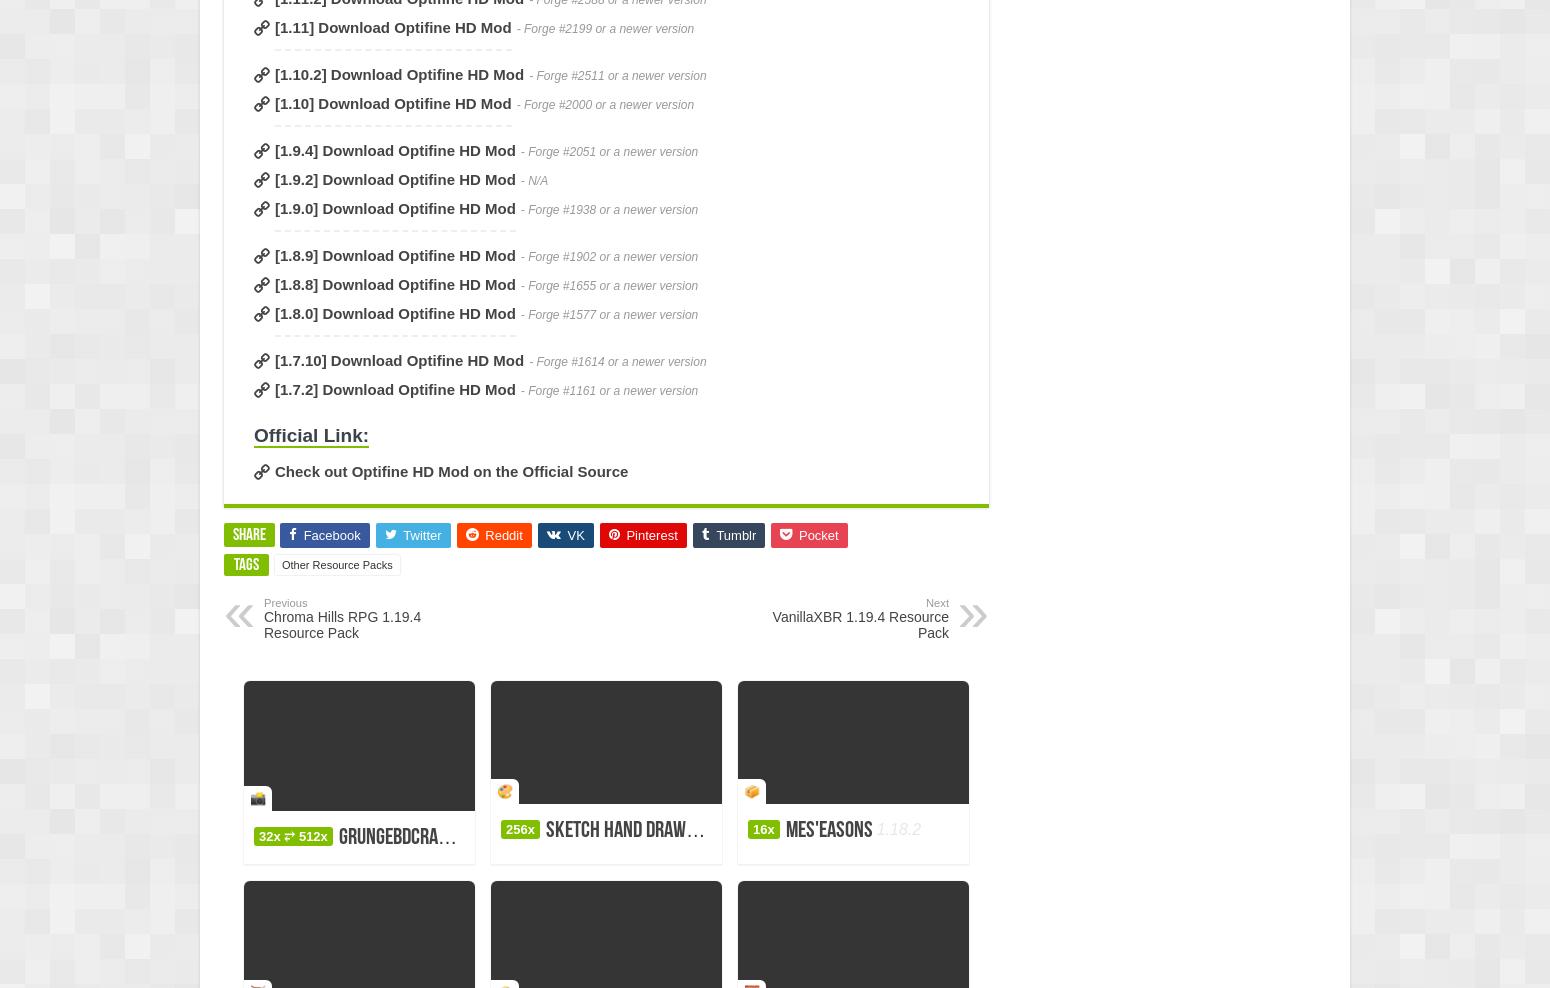 This screenshot has height=988, width=1550. What do you see at coordinates (392, 26) in the screenshot?
I see `'[1.11] Download Optifine HD Mod'` at bounding box center [392, 26].